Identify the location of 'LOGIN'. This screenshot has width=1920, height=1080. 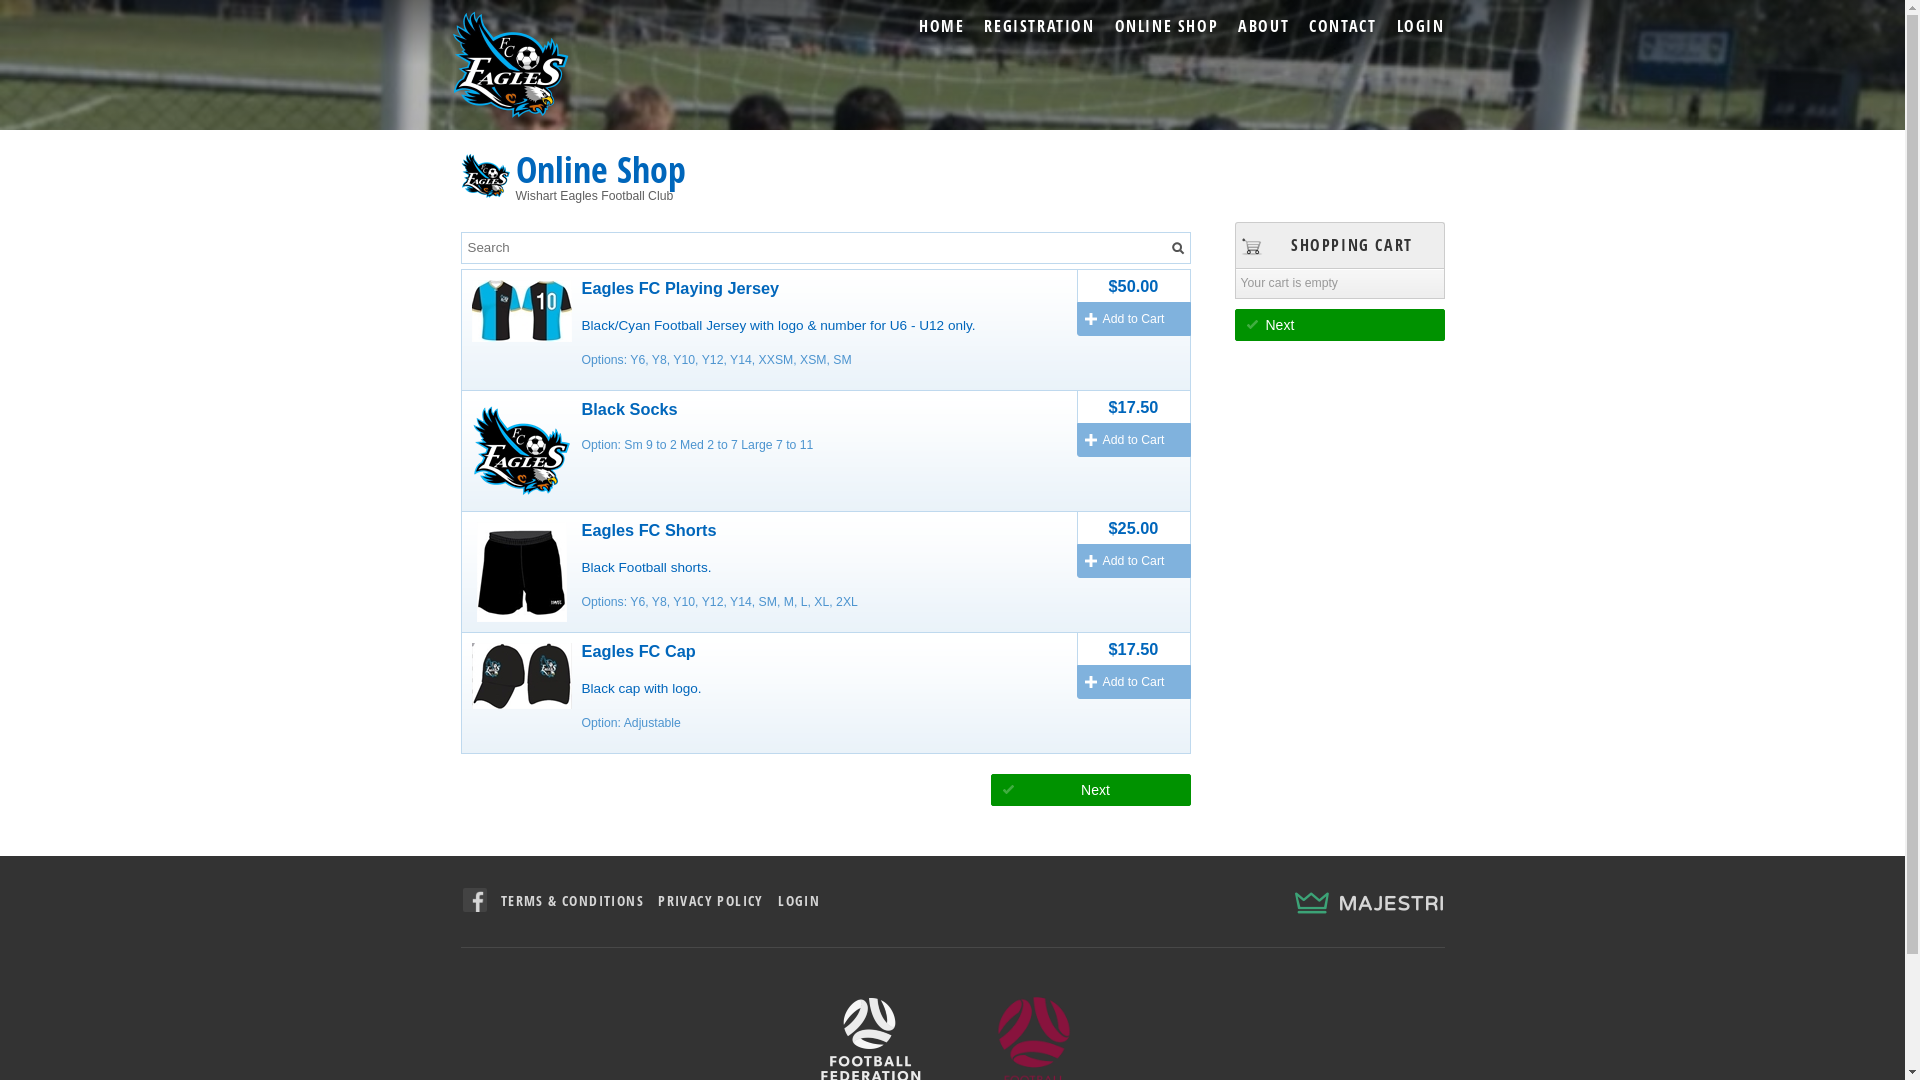
(1419, 26).